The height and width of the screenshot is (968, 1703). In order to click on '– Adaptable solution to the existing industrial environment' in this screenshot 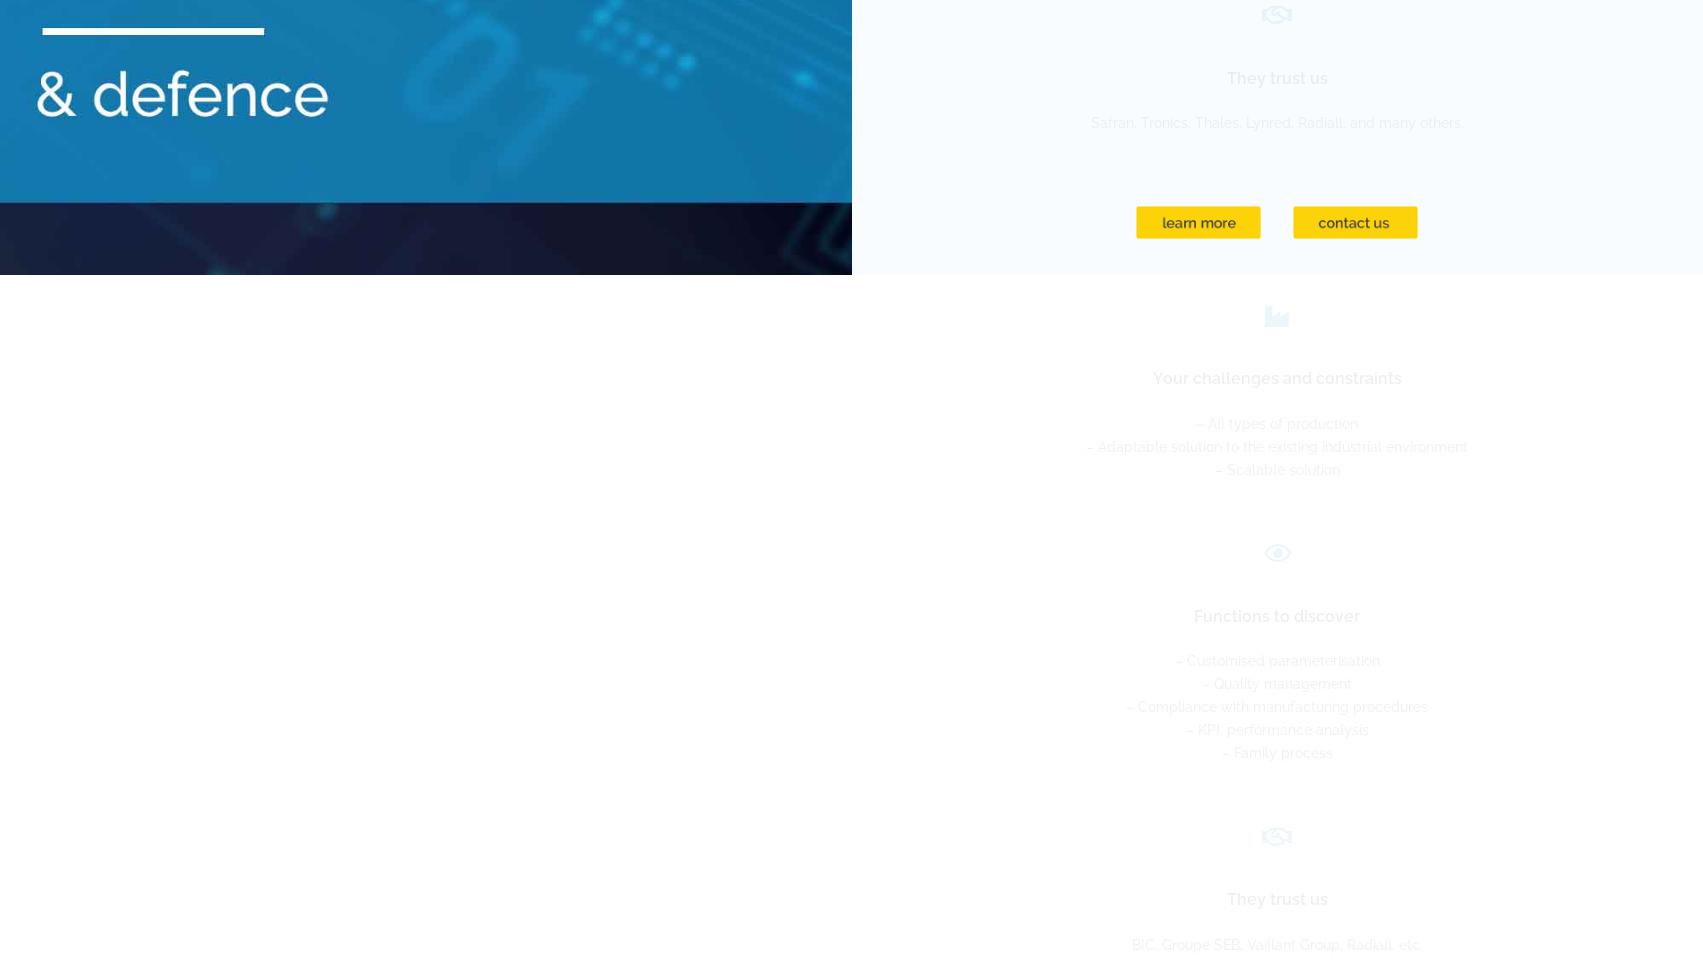, I will do `click(1276, 444)`.